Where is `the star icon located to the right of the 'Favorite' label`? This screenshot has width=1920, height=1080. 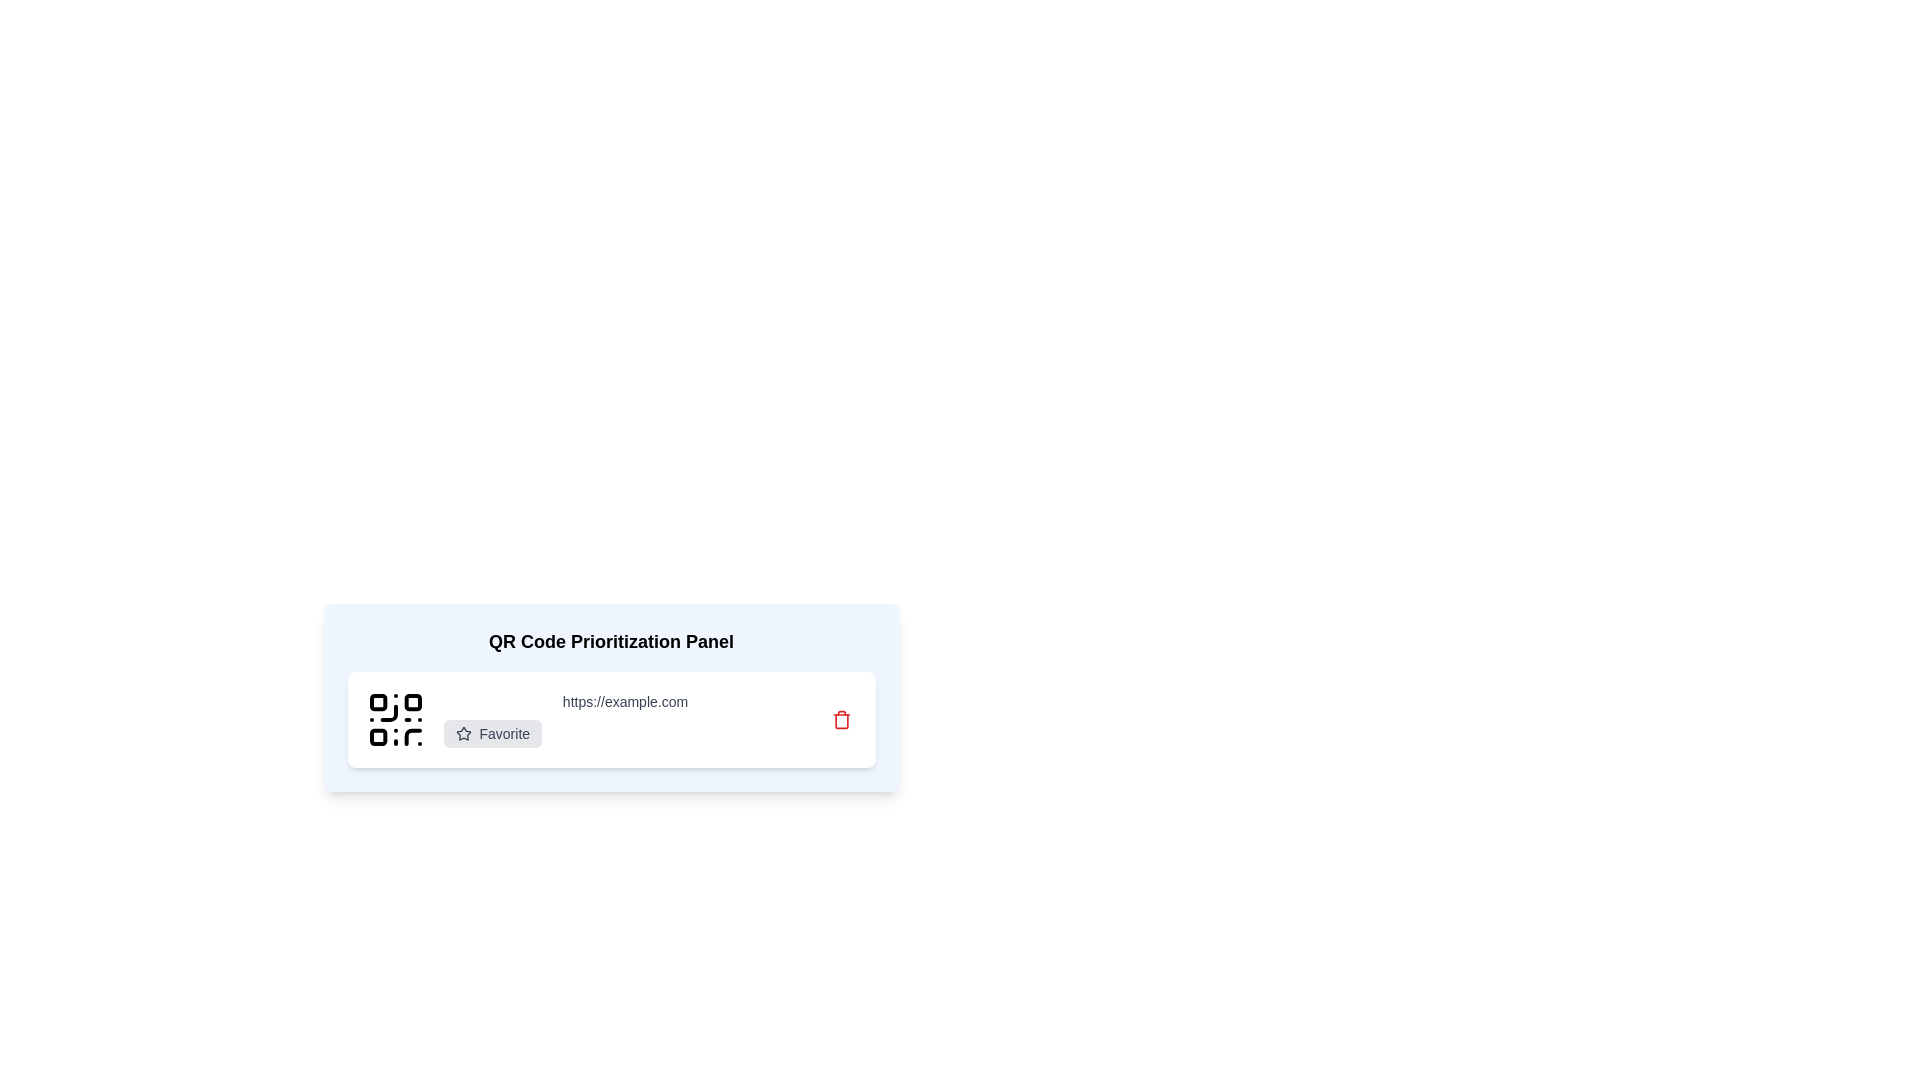 the star icon located to the right of the 'Favorite' label is located at coordinates (462, 733).